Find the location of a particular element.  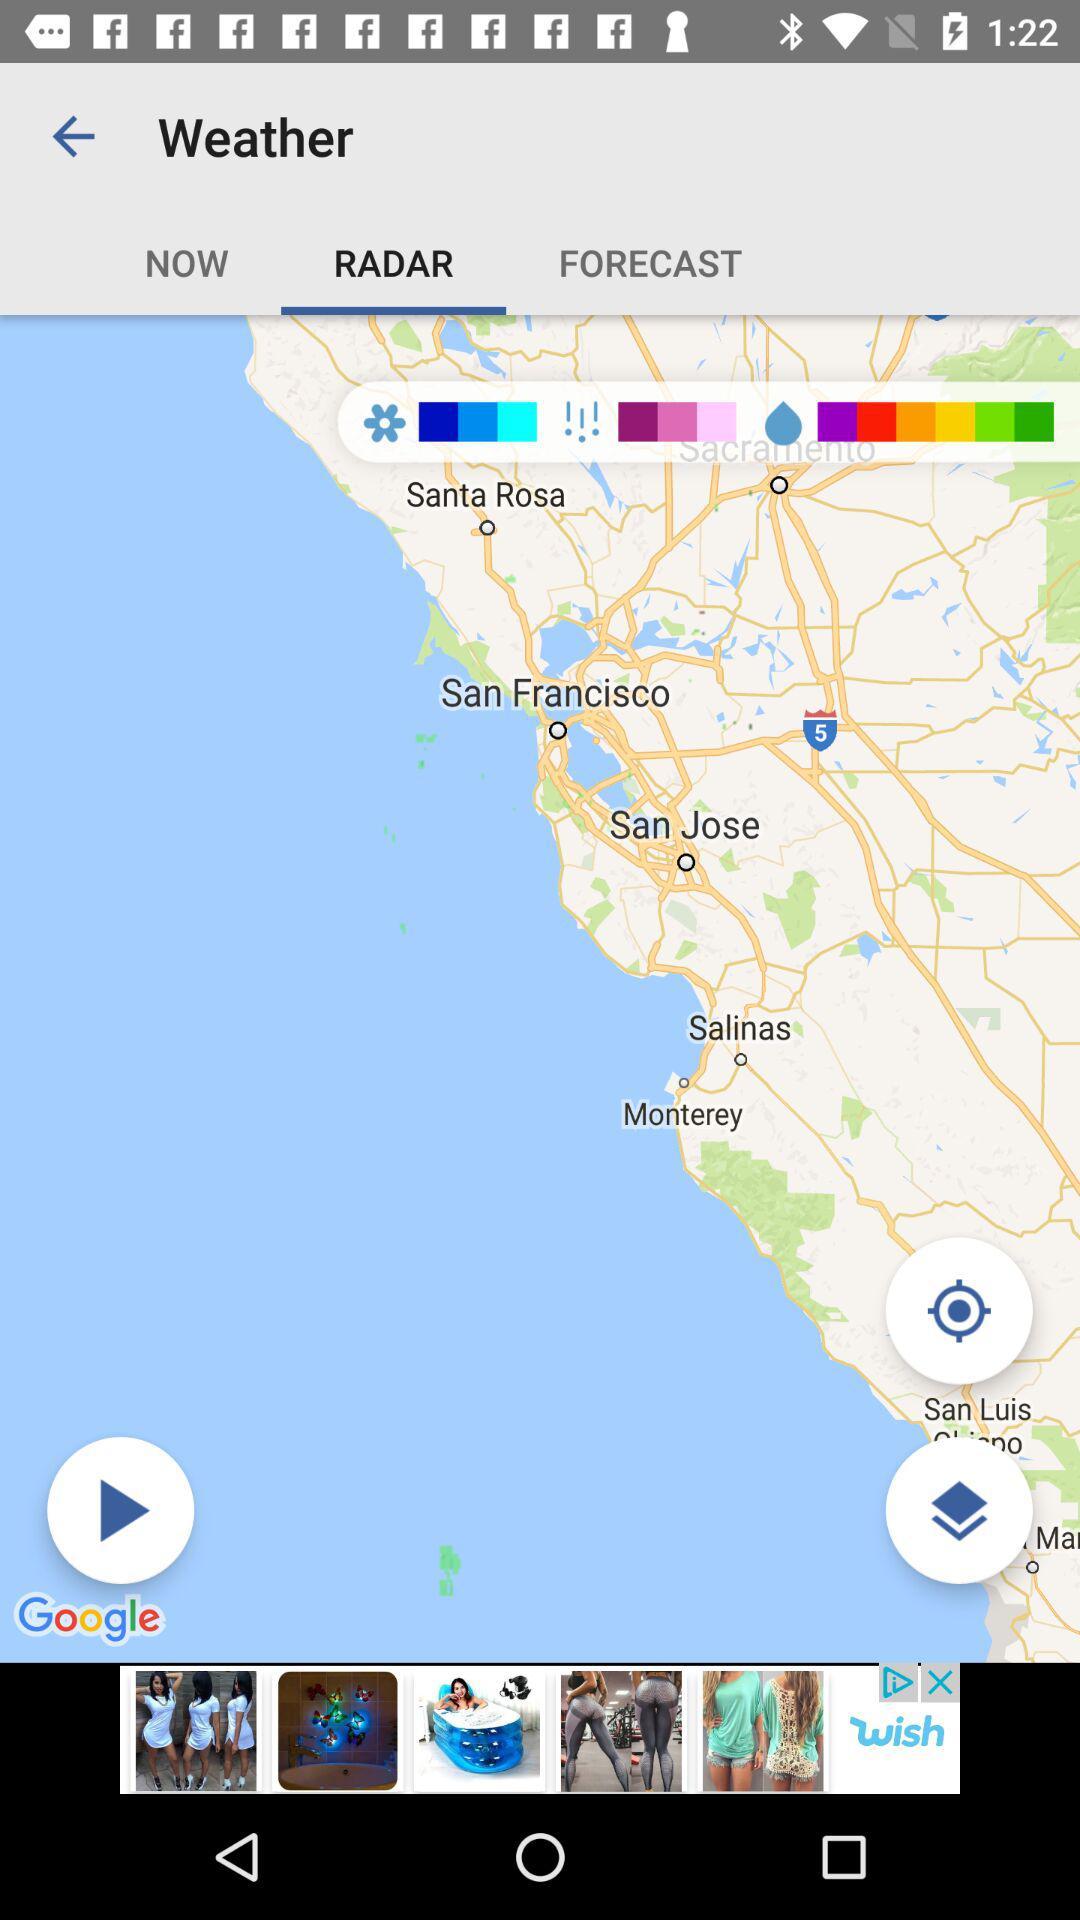

change view to 2d or 3d is located at coordinates (958, 1510).